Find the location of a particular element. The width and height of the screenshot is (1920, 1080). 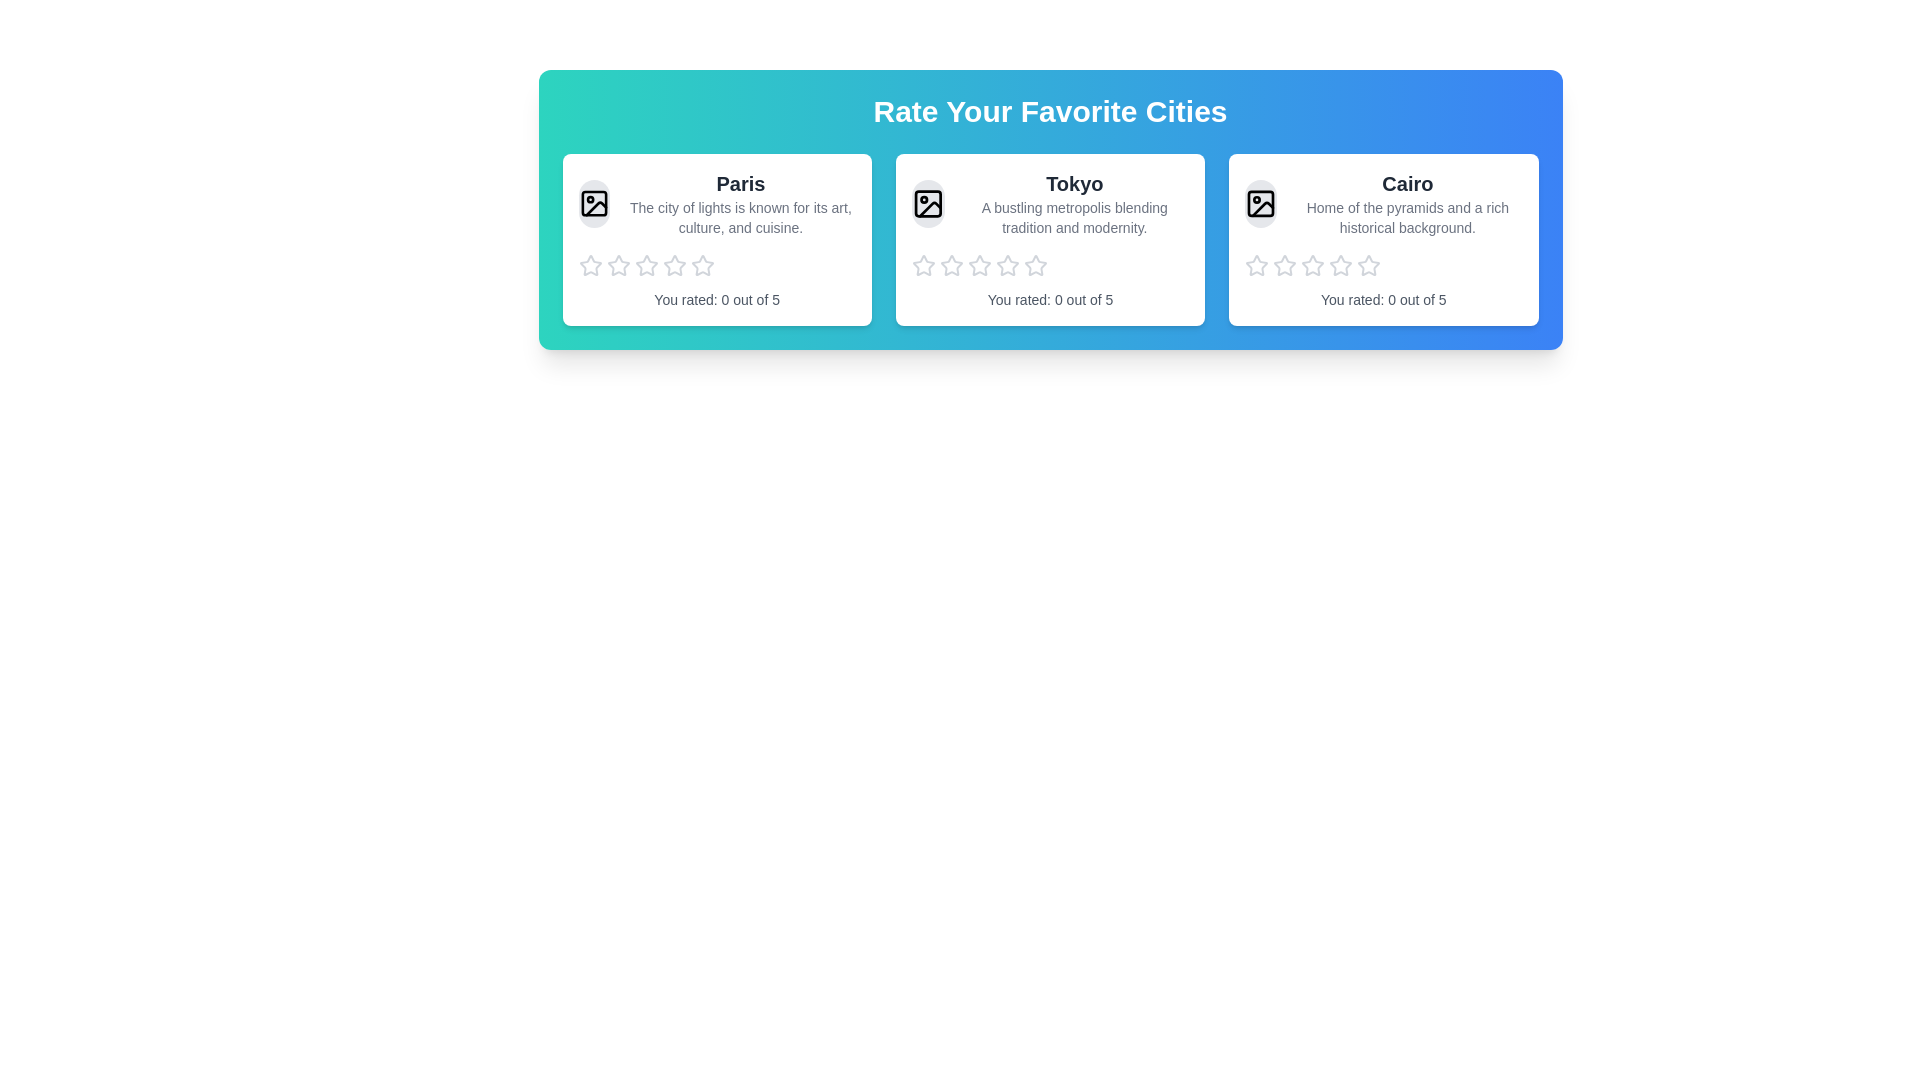

the informational text element containing the headline 'Tokyo' and the description 'A bustling metropolis blending tradition and modernity.' positioned in the second place of the list of cities is located at coordinates (1073, 204).